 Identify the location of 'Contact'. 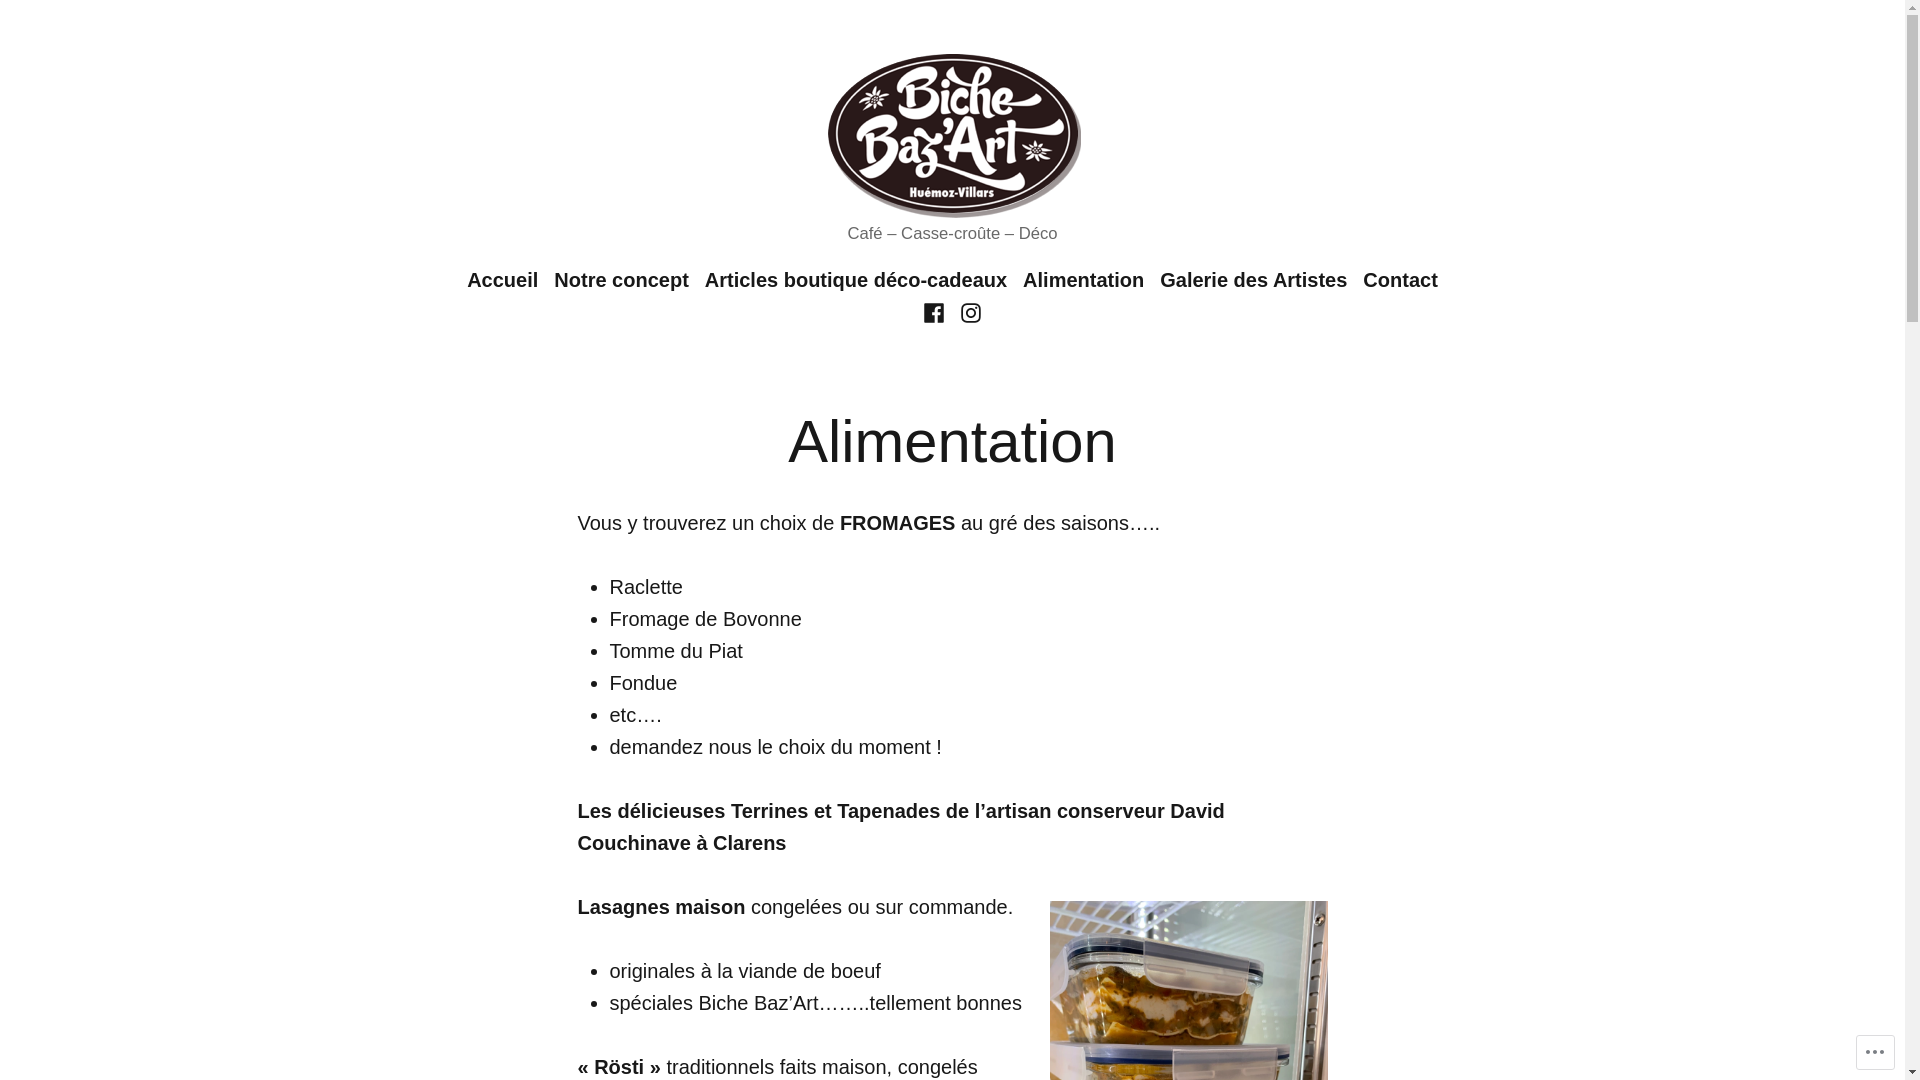
(1395, 279).